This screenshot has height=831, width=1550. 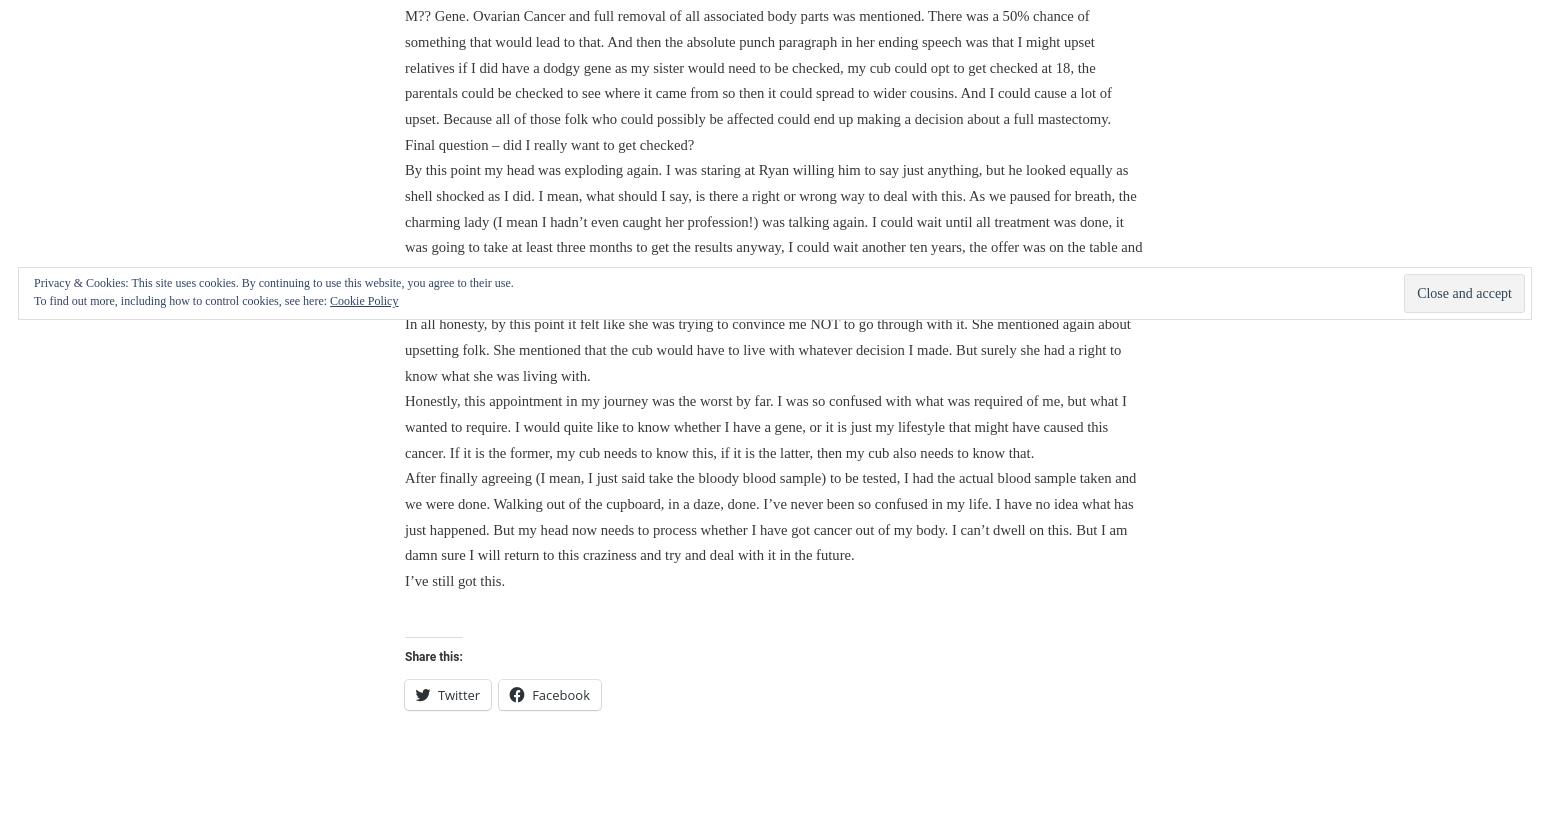 What do you see at coordinates (560, 692) in the screenshot?
I see `'Facebook'` at bounding box center [560, 692].